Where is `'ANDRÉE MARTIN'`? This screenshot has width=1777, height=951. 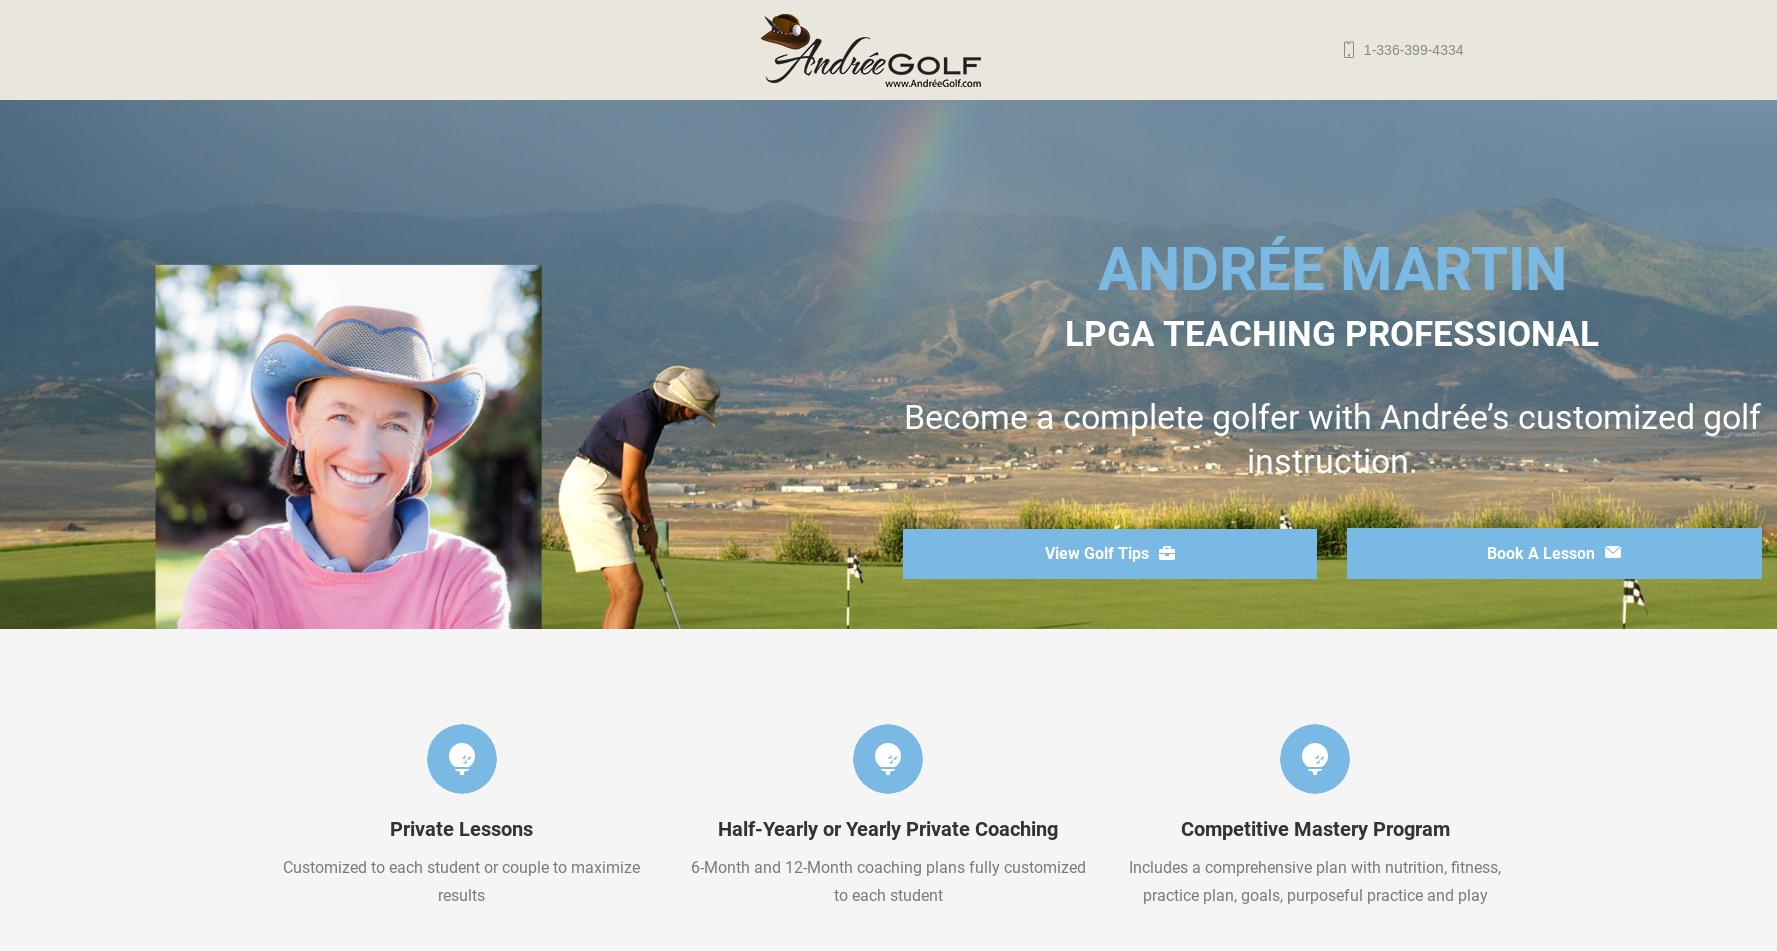
'ANDRÉE MARTIN' is located at coordinates (1095, 269).